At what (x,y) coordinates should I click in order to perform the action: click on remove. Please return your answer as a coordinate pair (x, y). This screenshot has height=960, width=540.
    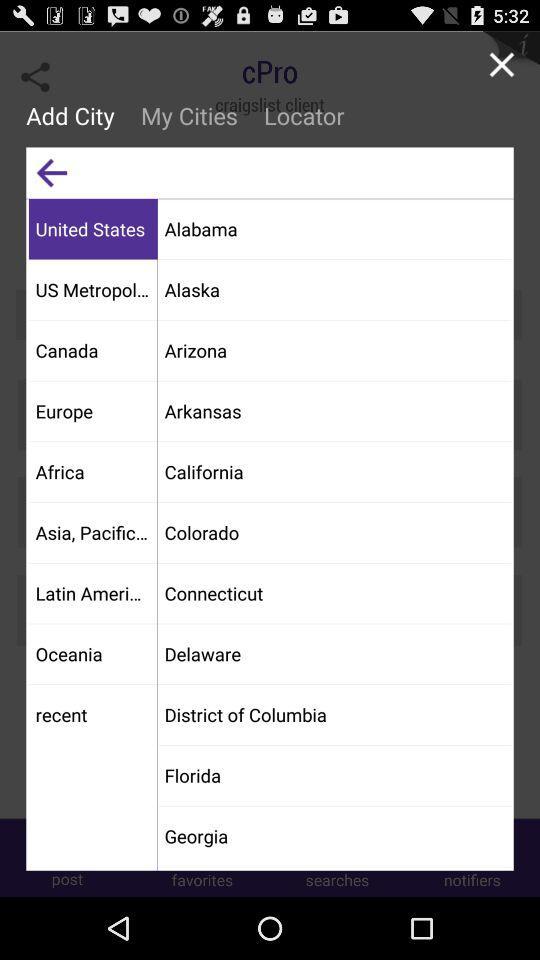
    Looking at the image, I should click on (500, 64).